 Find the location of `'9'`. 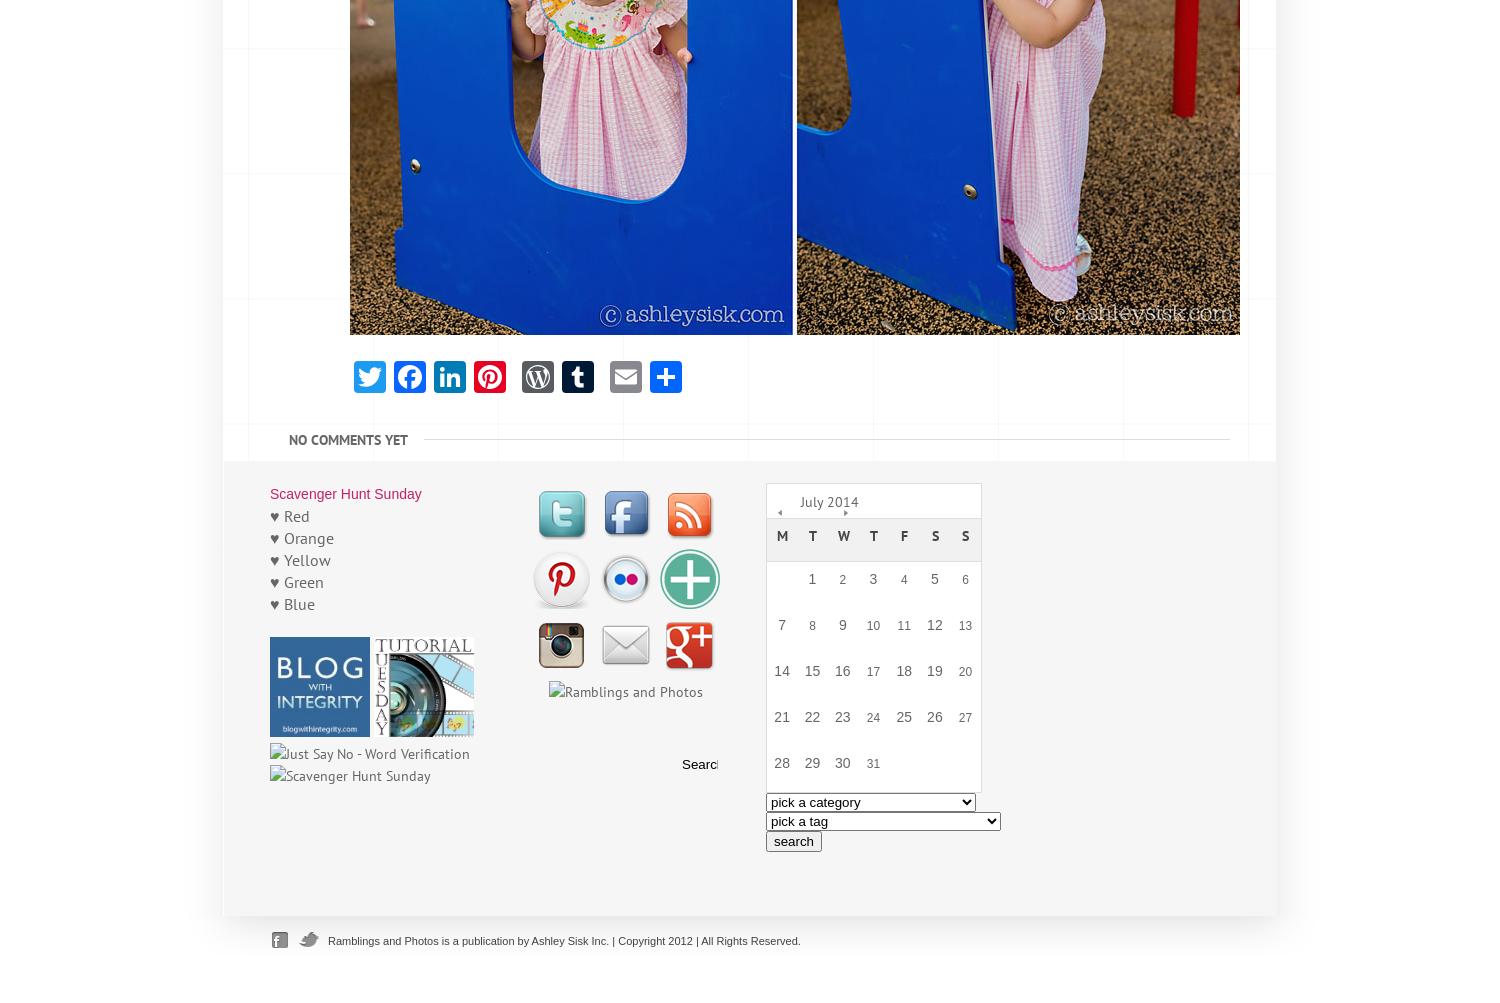

'9' is located at coordinates (840, 624).